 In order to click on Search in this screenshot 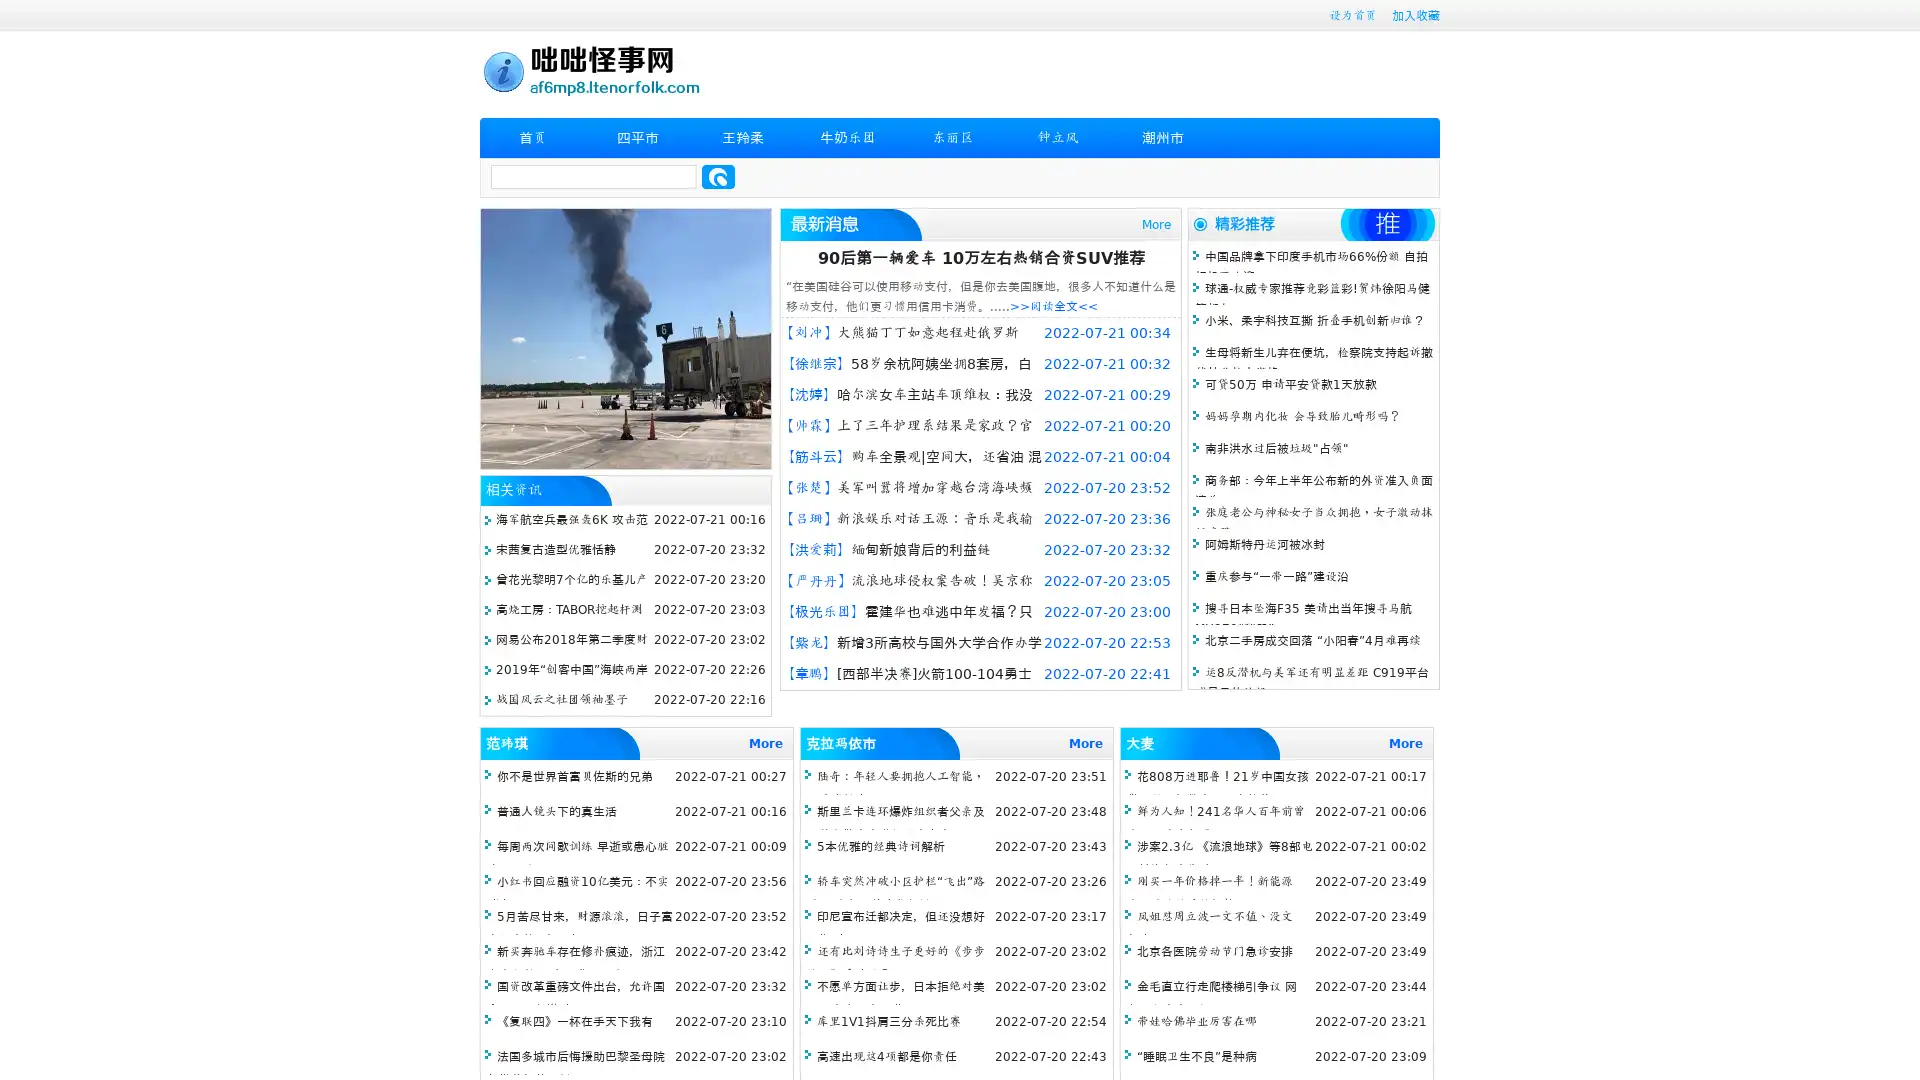, I will do `click(718, 176)`.